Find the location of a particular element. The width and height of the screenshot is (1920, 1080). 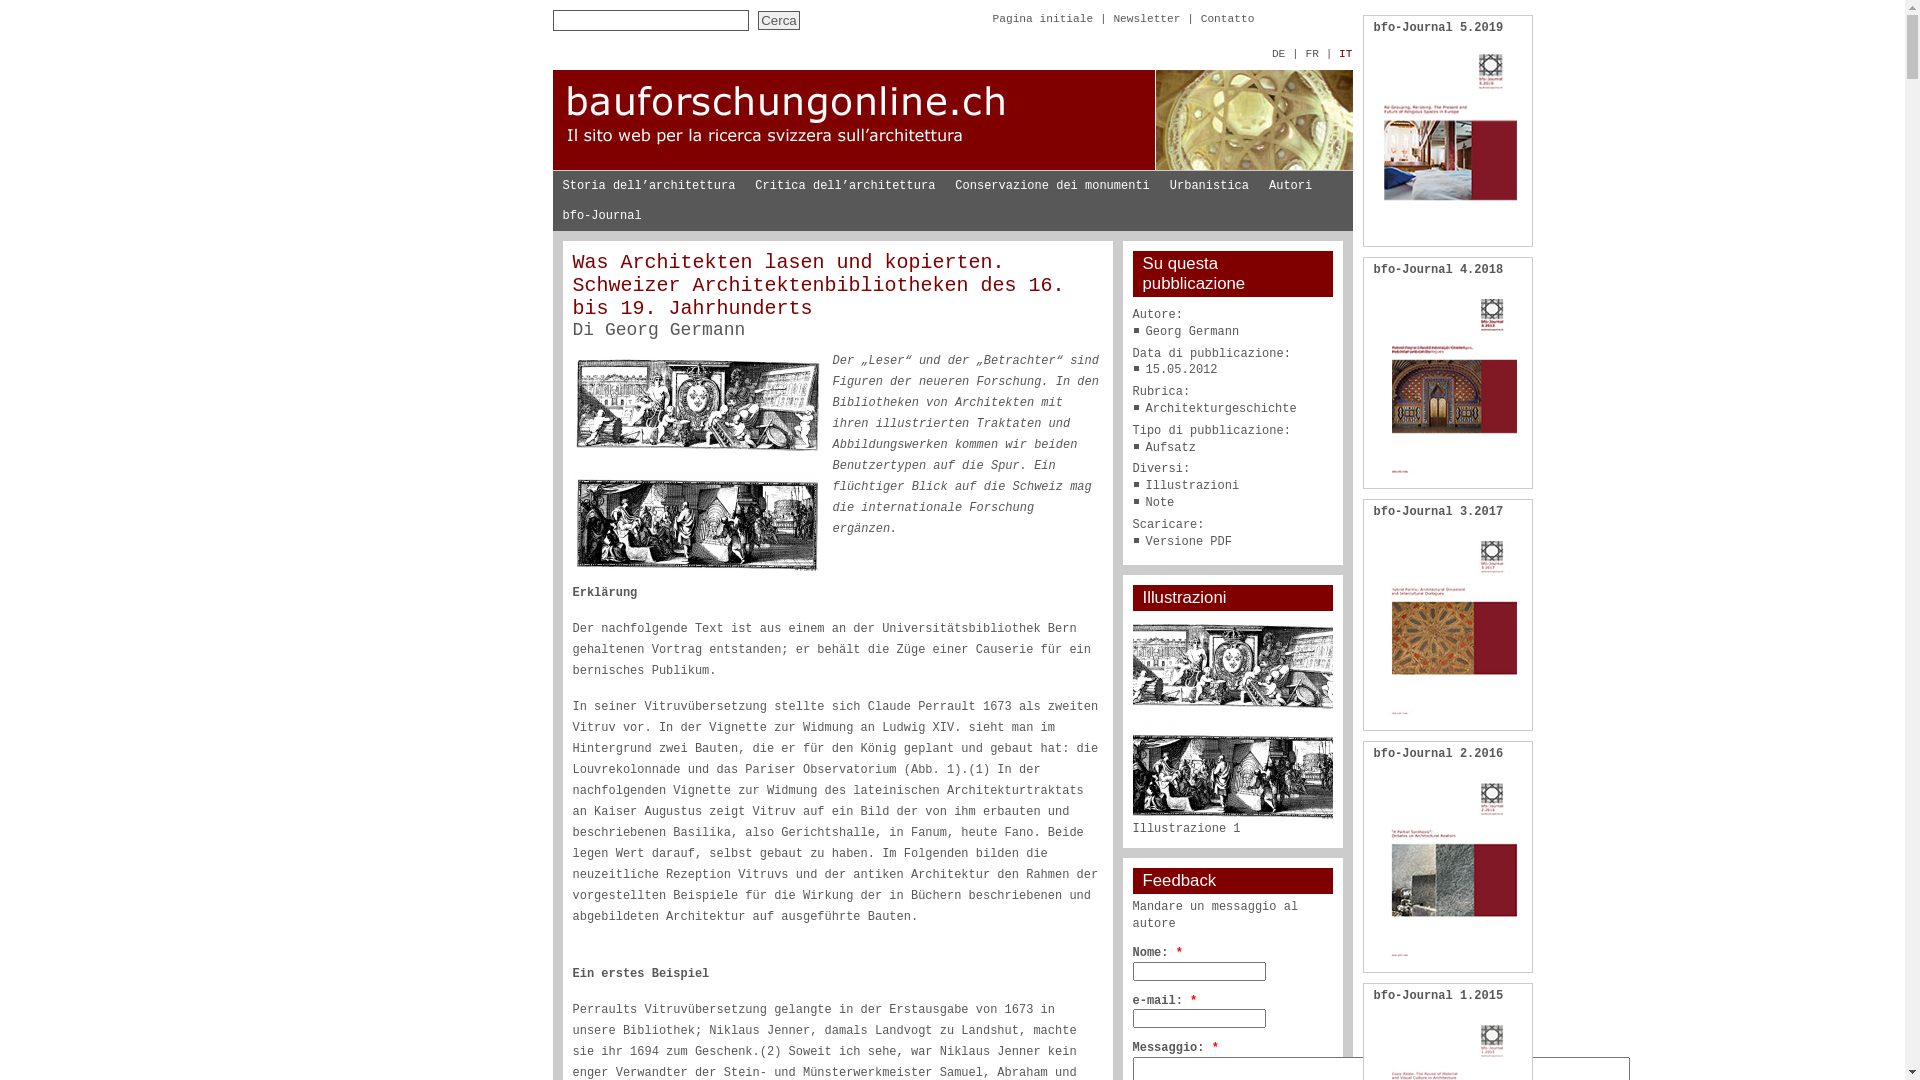

'bfo-Journal' is located at coordinates (552, 216).